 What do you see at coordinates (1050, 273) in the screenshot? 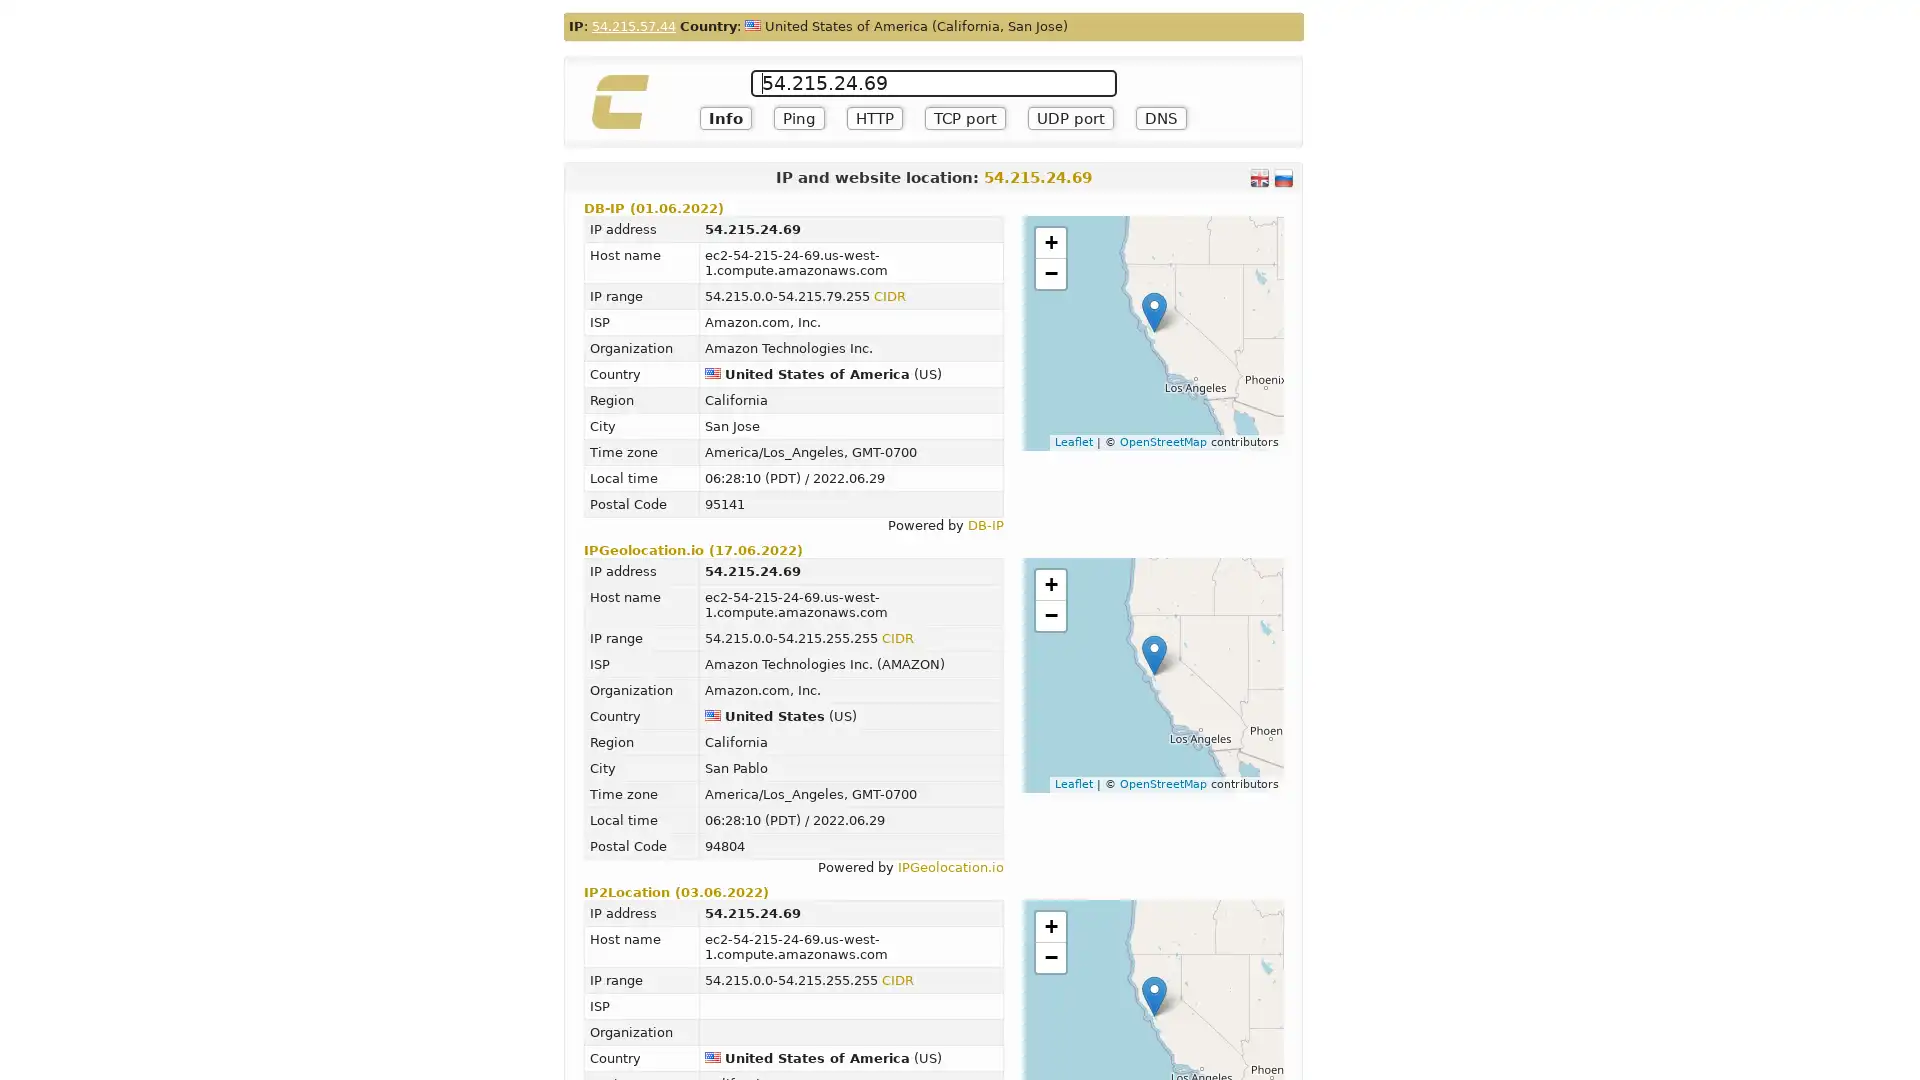
I see `Zoom out` at bounding box center [1050, 273].